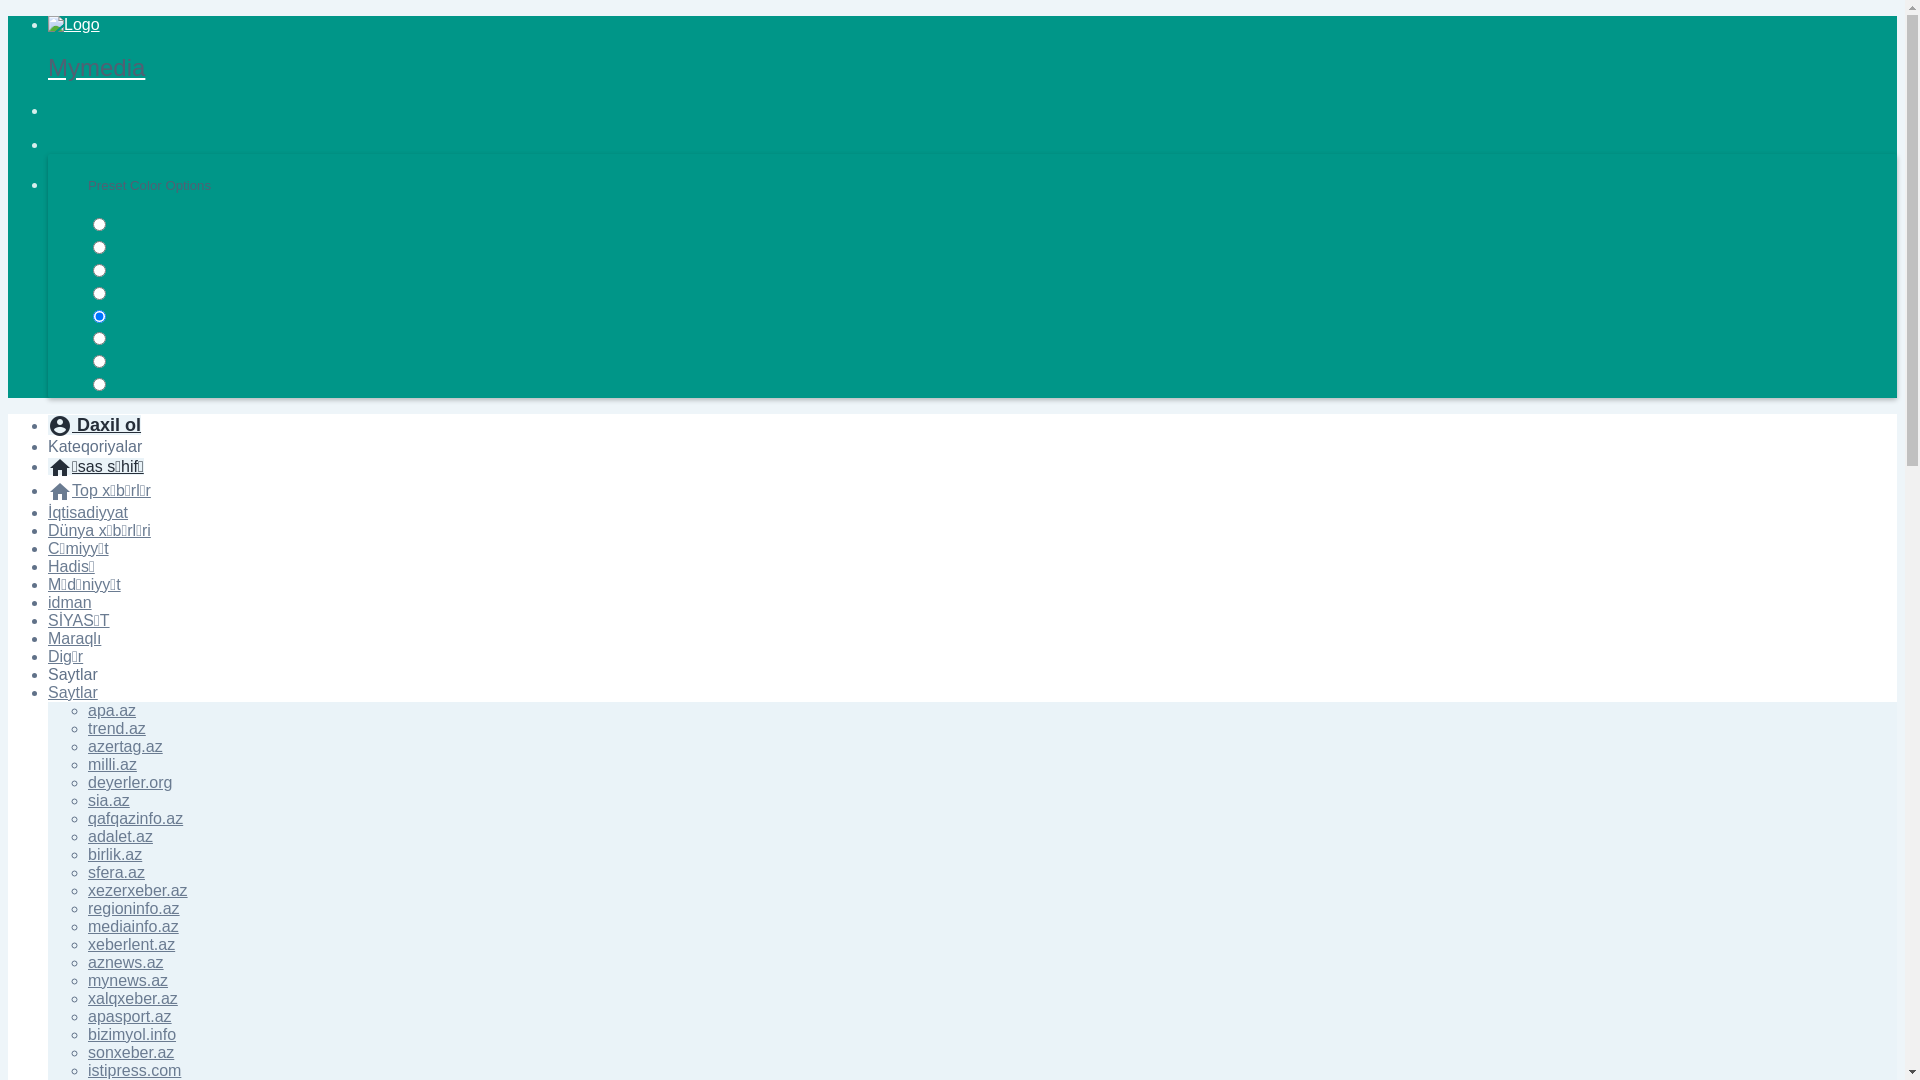 The width and height of the screenshot is (1920, 1080). Describe the element at coordinates (86, 1069) in the screenshot. I see `'istipress.com'` at that location.